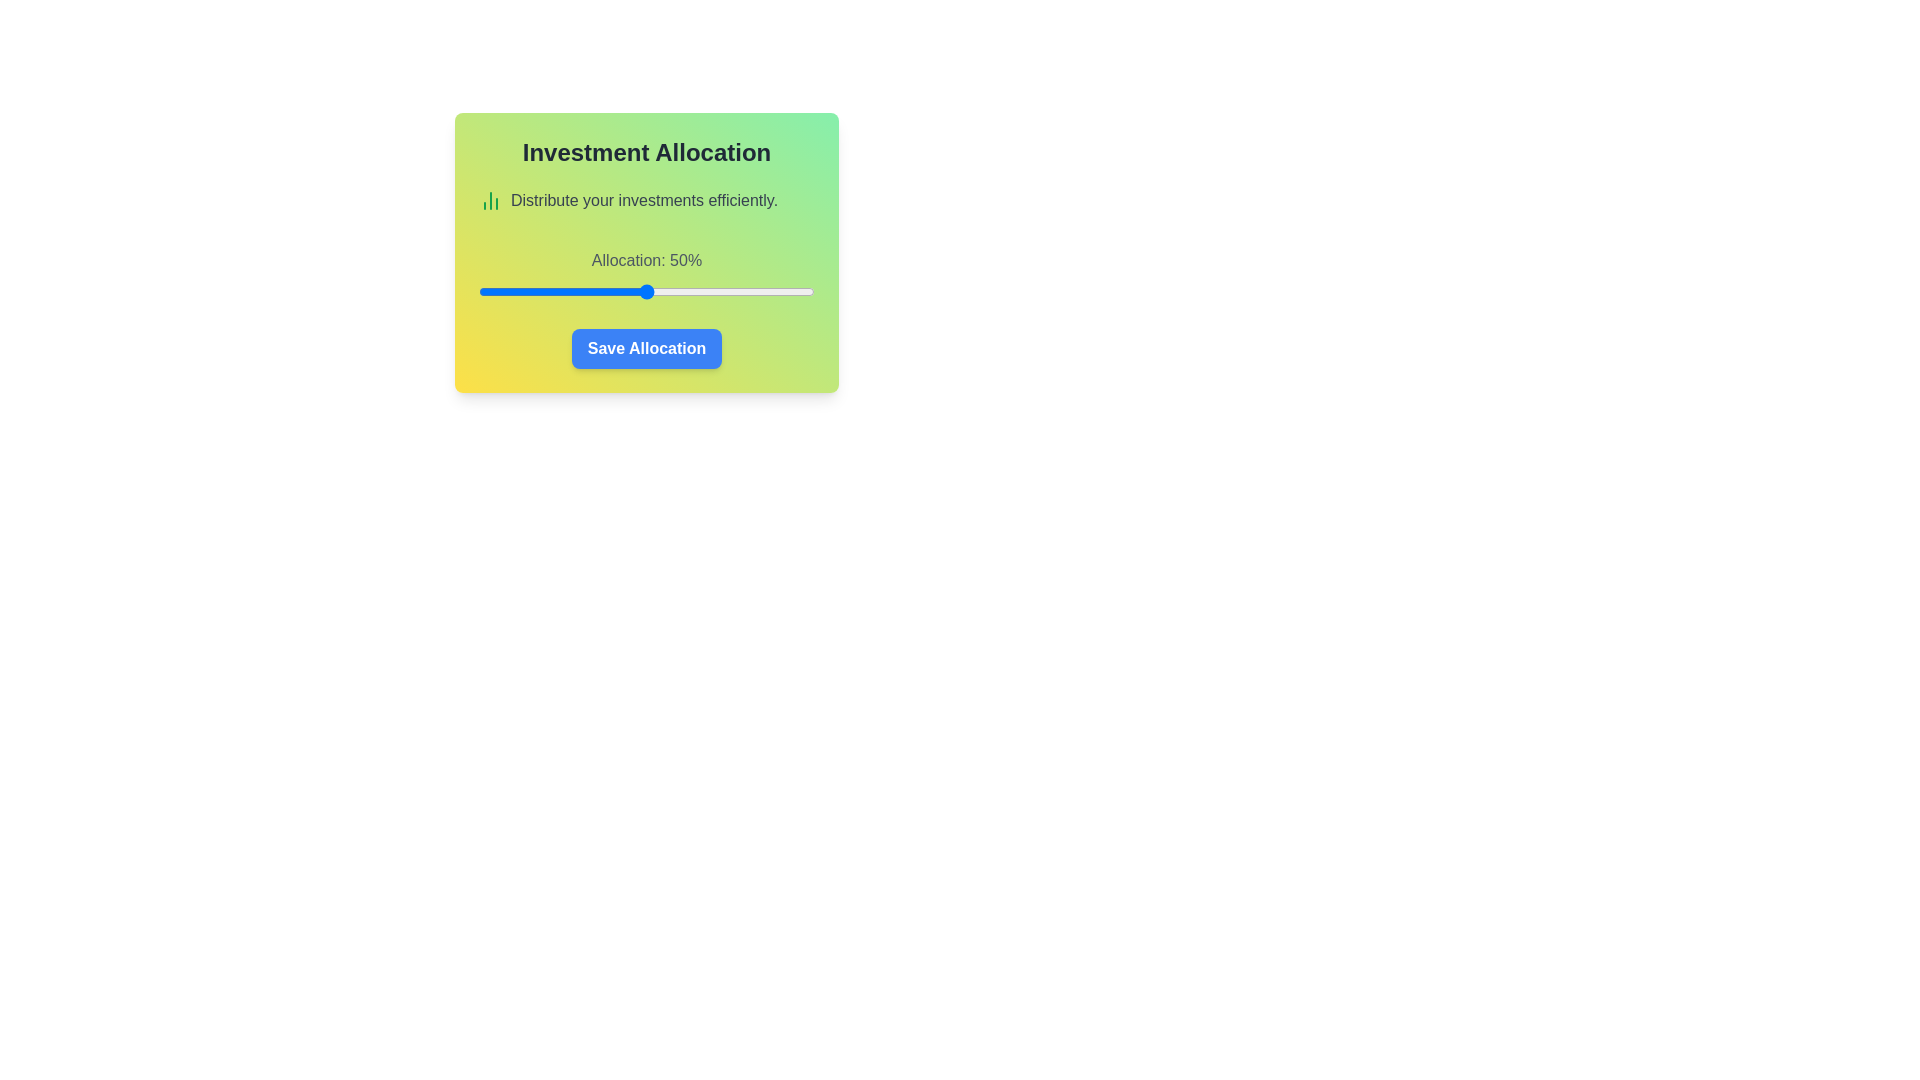 This screenshot has height=1080, width=1920. What do you see at coordinates (787, 292) in the screenshot?
I see `the investment allocation slider to 92%` at bounding box center [787, 292].